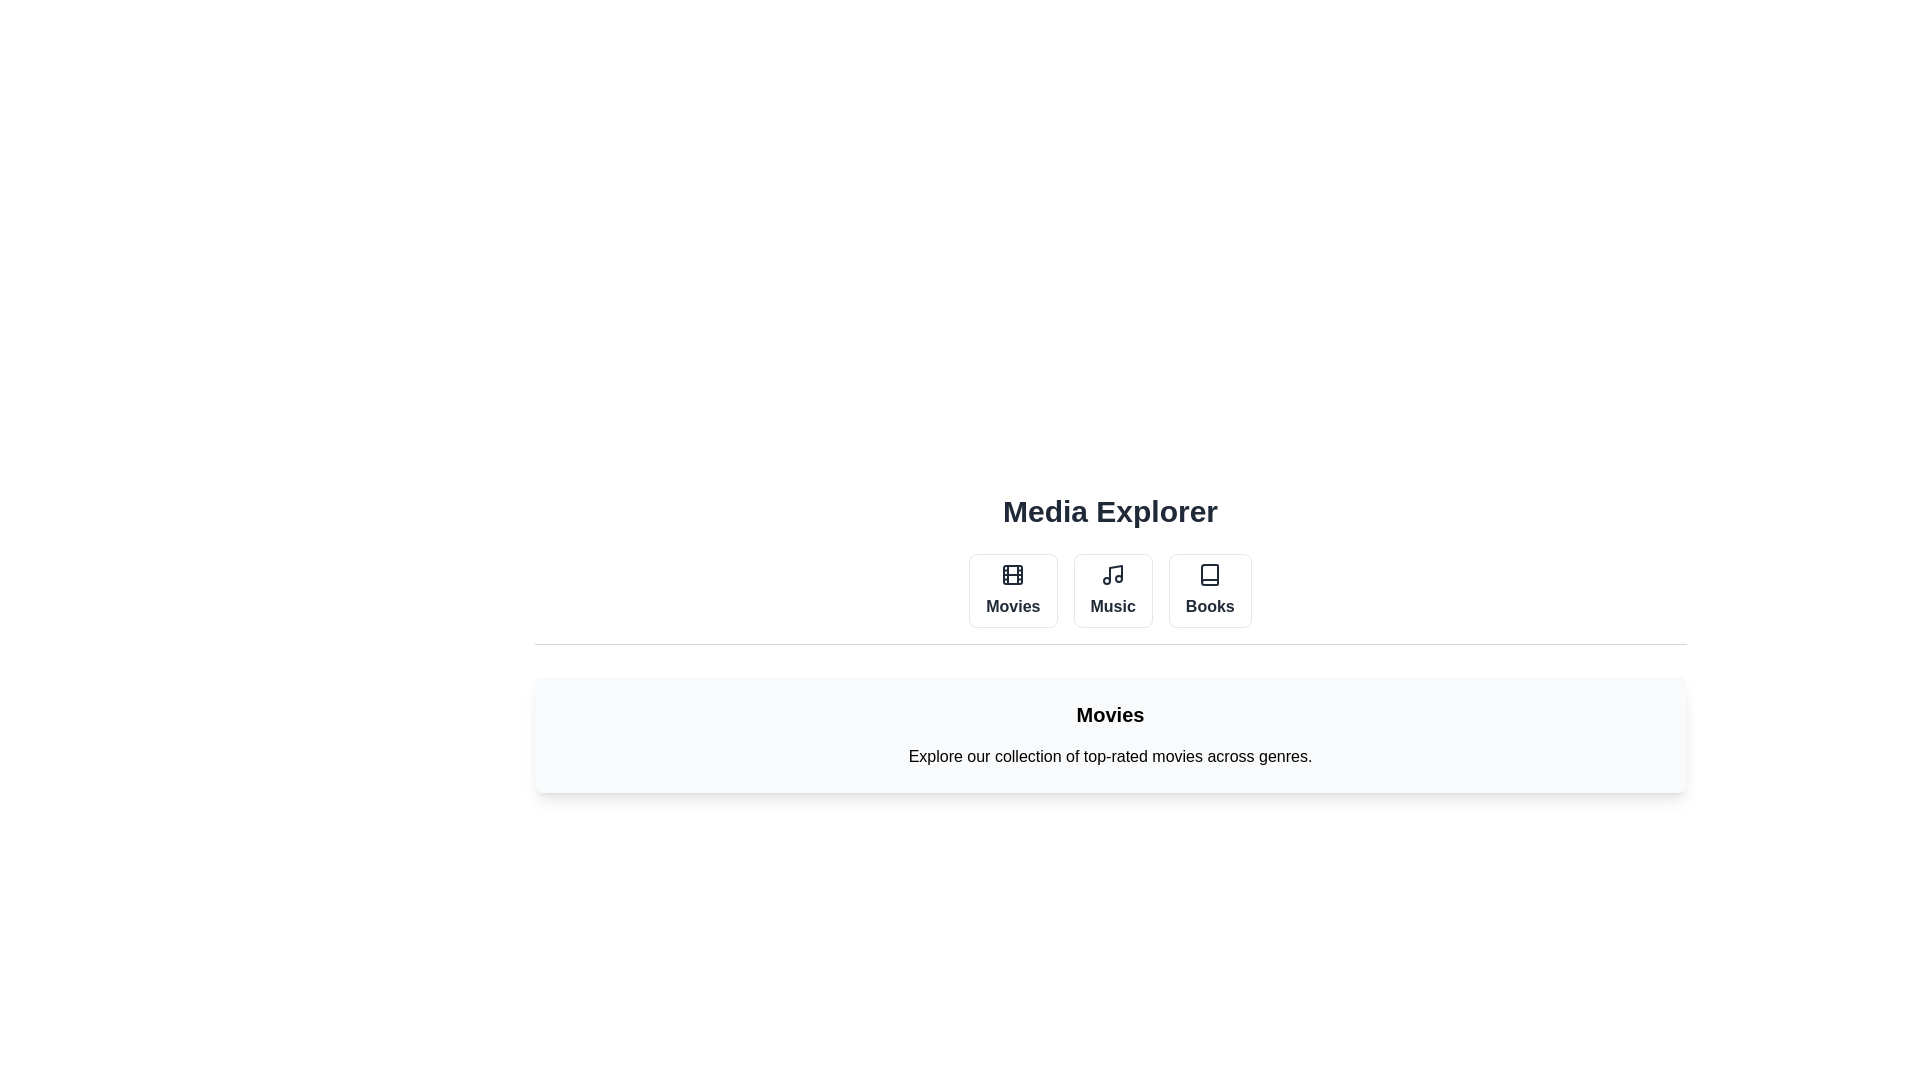  I want to click on the Books tab by clicking on its button, so click(1209, 589).